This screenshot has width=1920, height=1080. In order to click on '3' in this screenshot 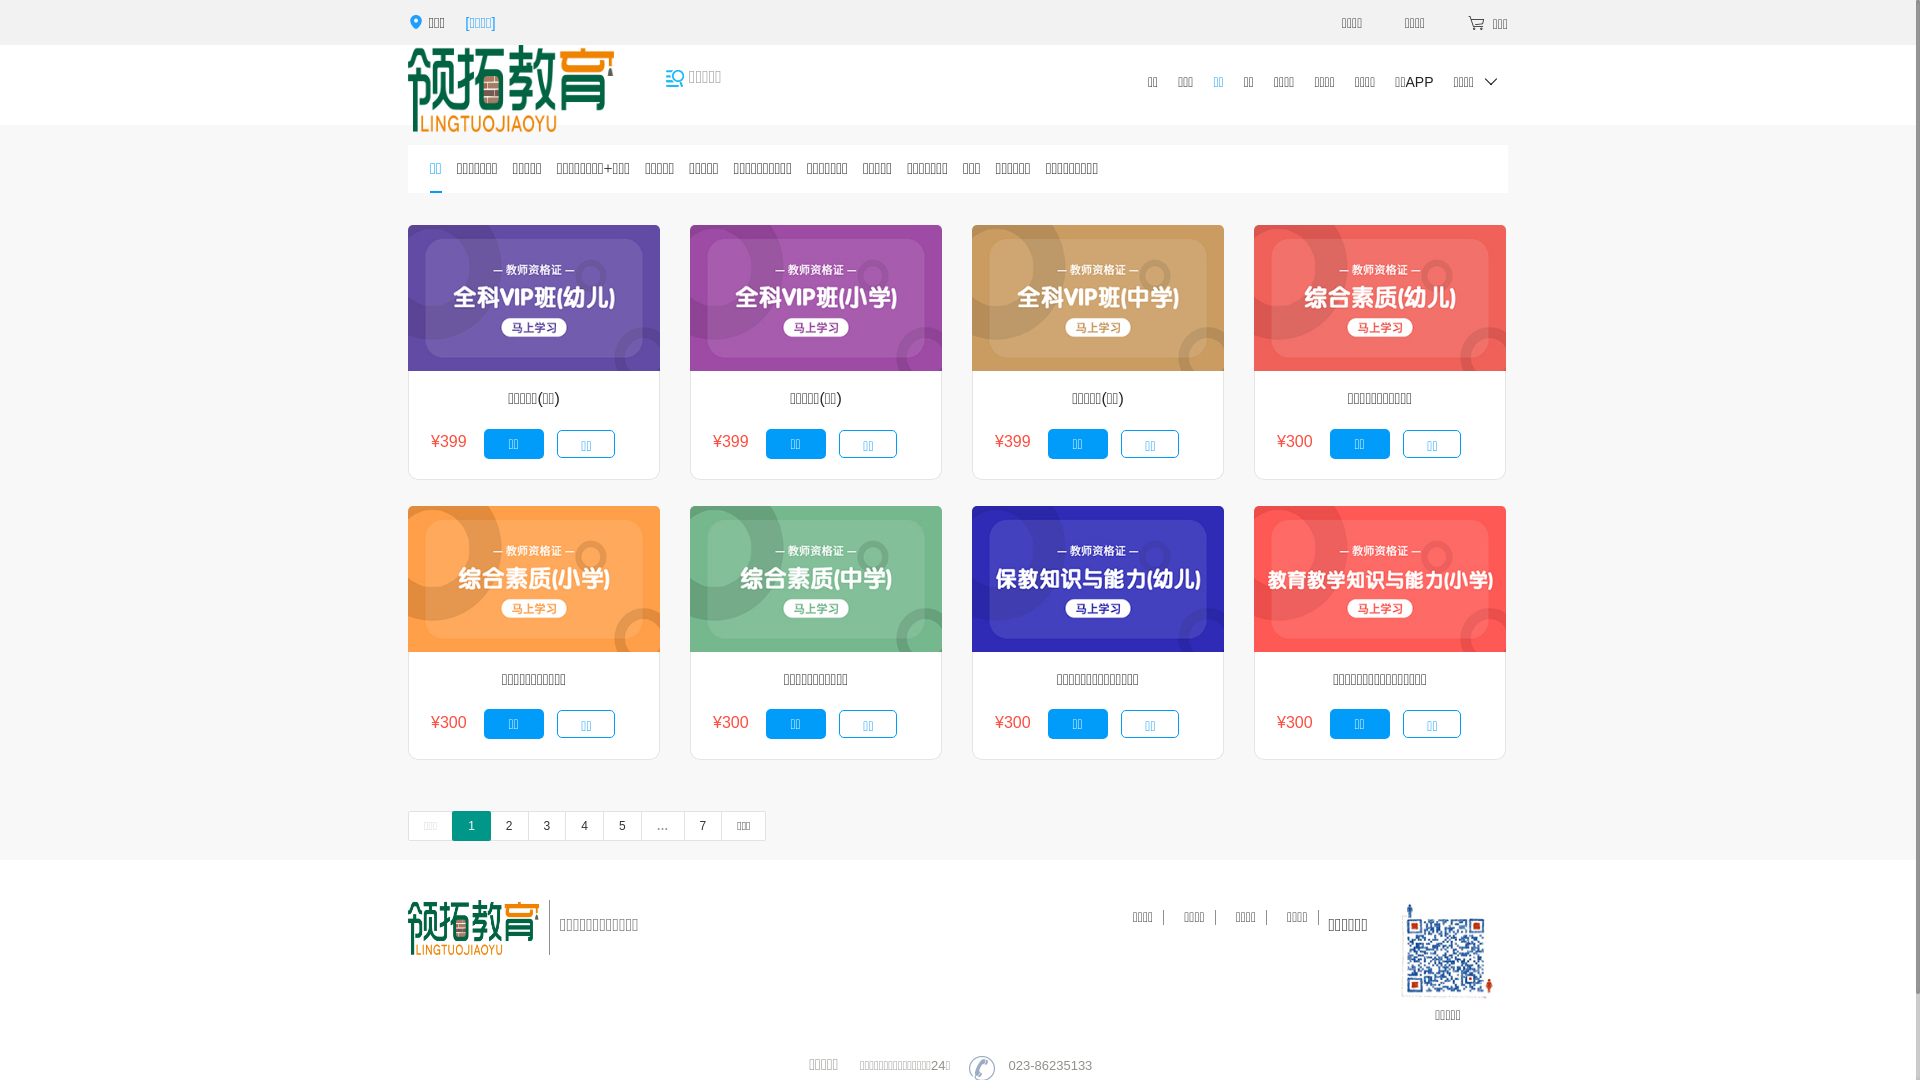, I will do `click(547, 825)`.